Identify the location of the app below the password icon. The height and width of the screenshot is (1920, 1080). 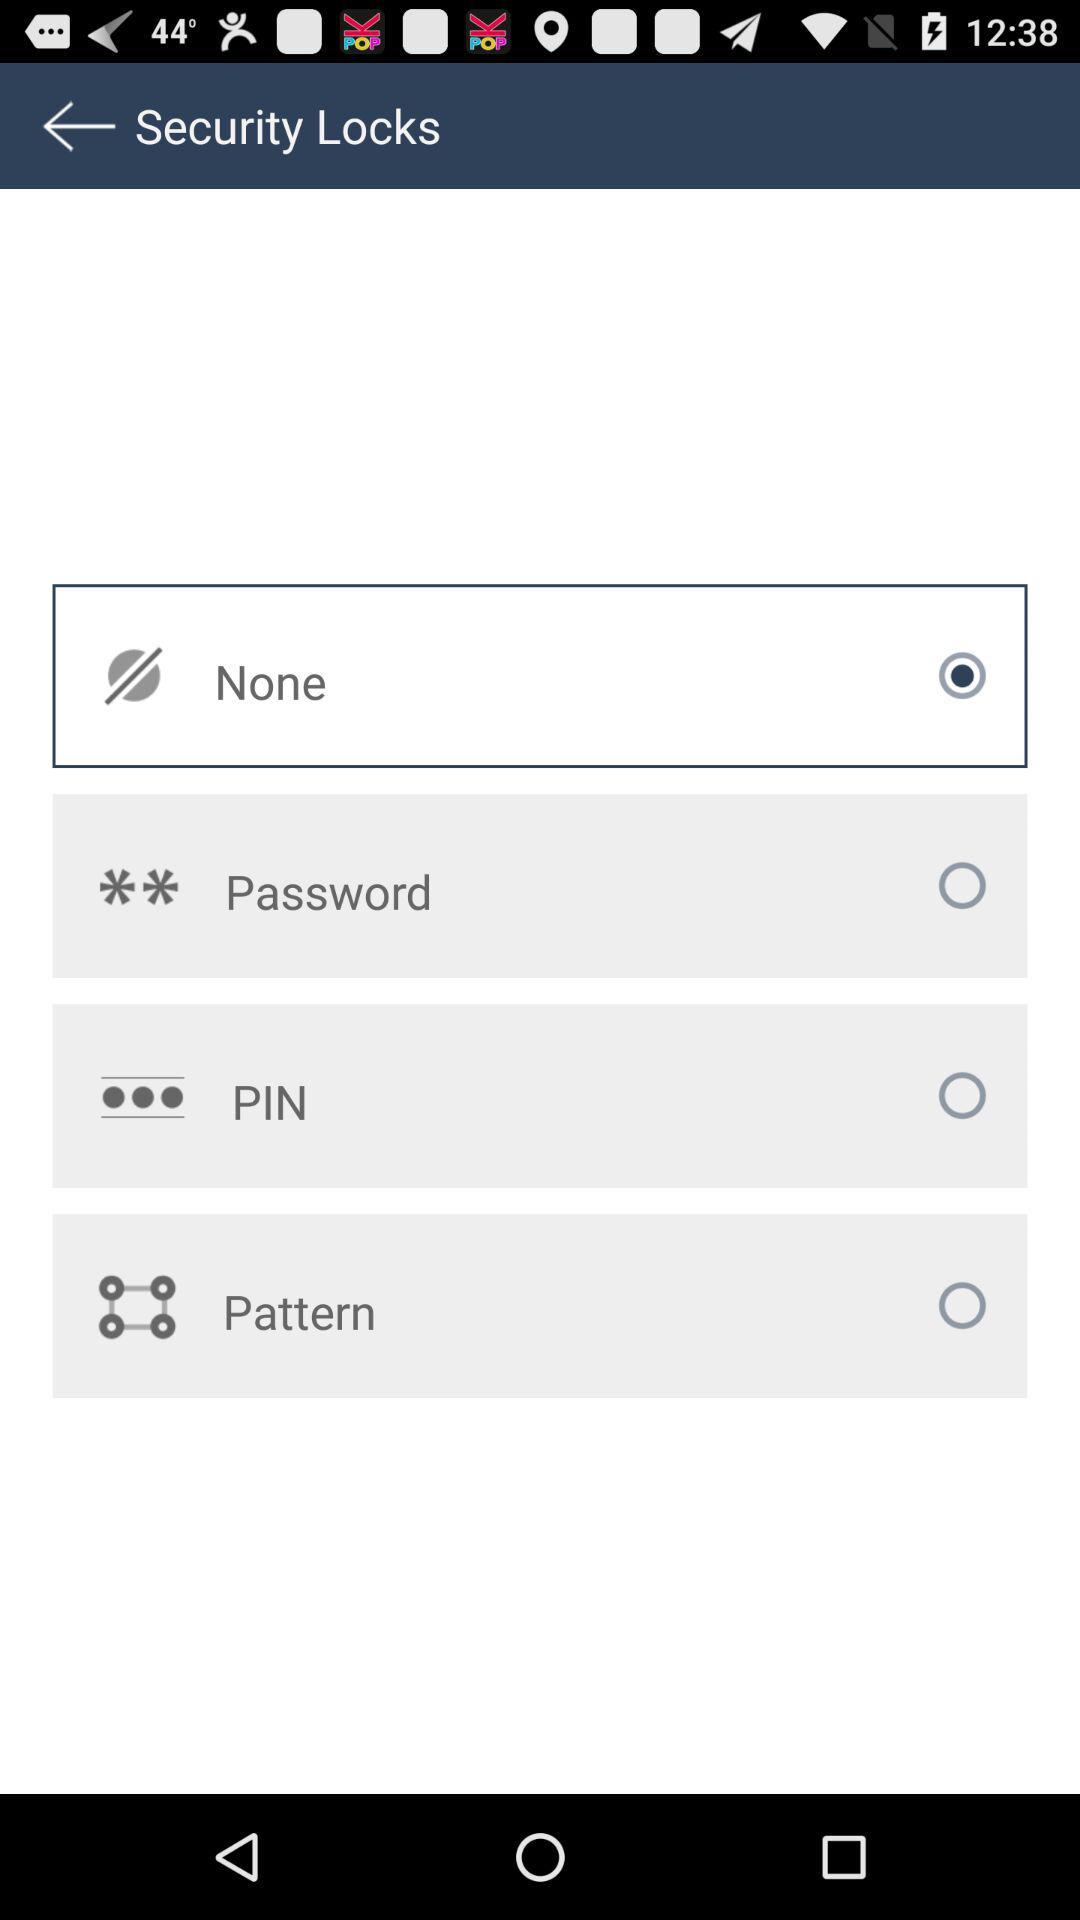
(427, 1100).